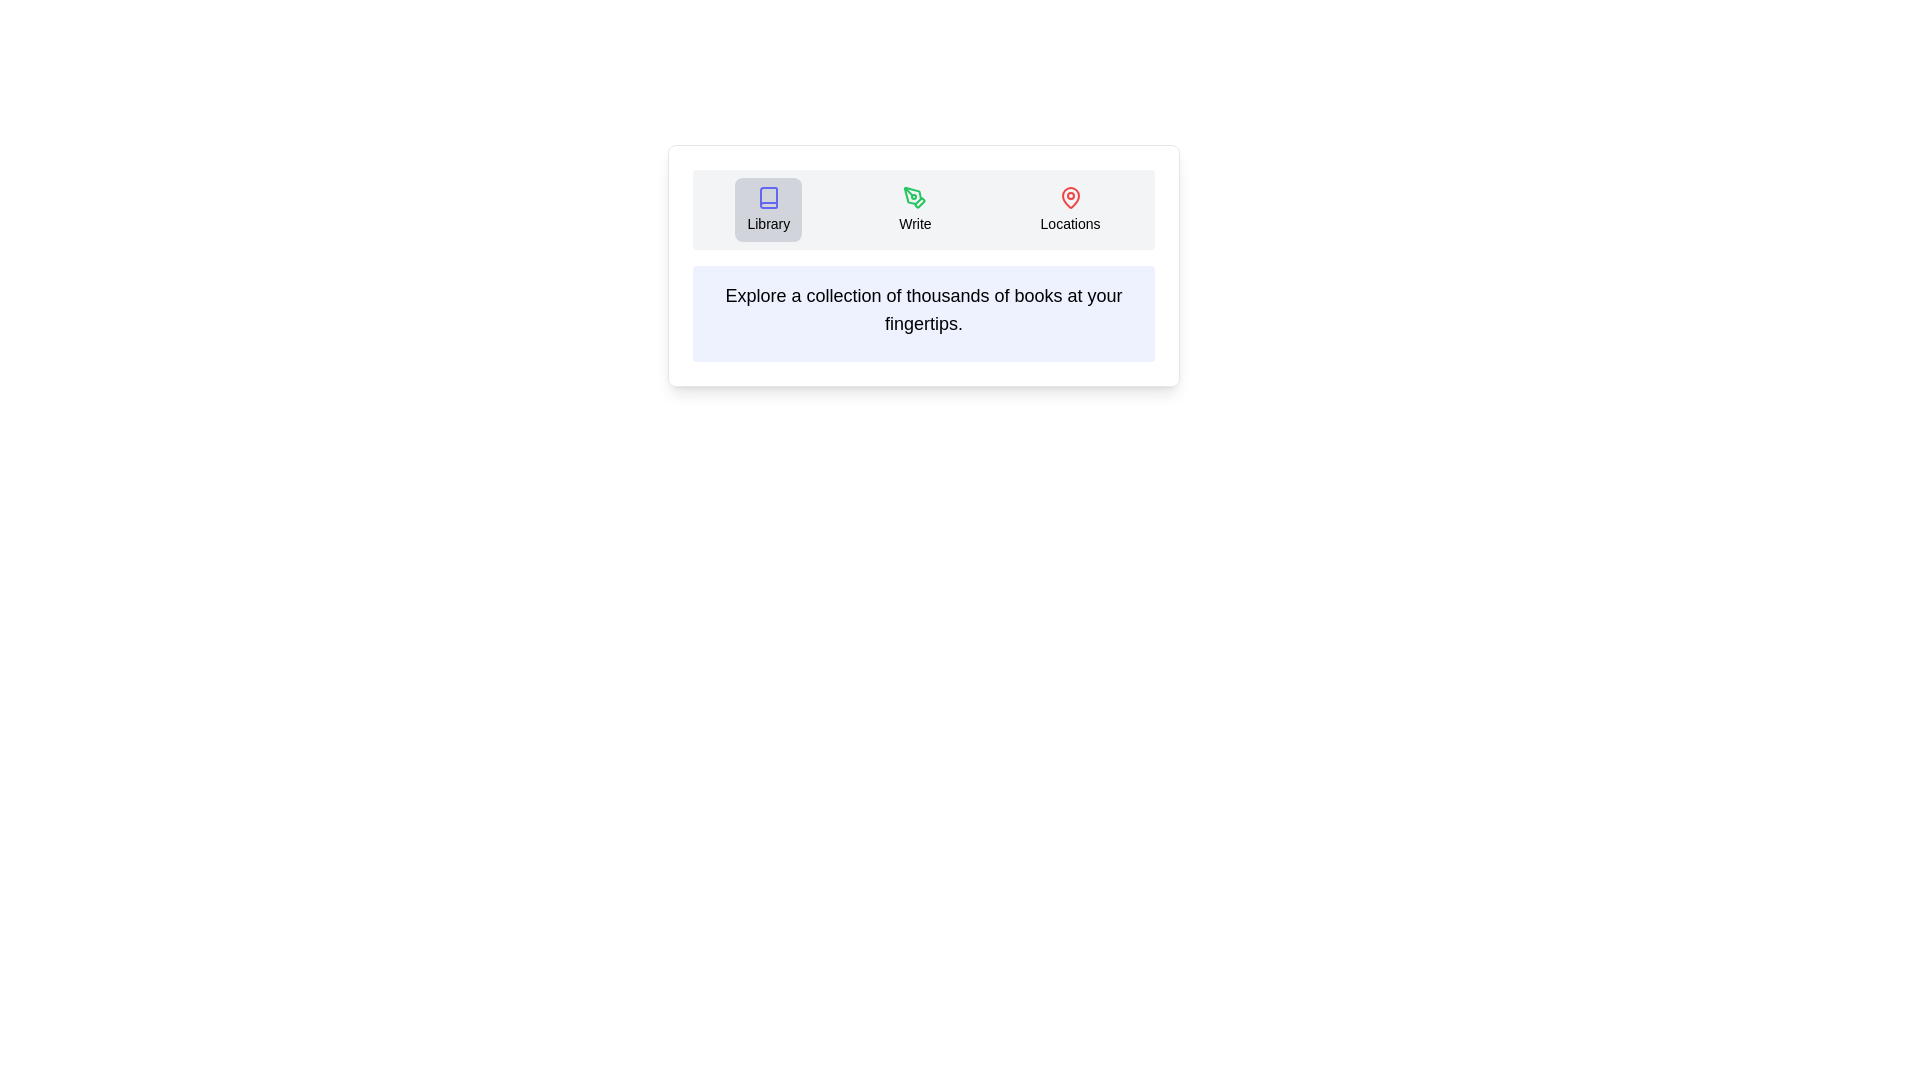  I want to click on the tab labeled Write, so click(914, 209).